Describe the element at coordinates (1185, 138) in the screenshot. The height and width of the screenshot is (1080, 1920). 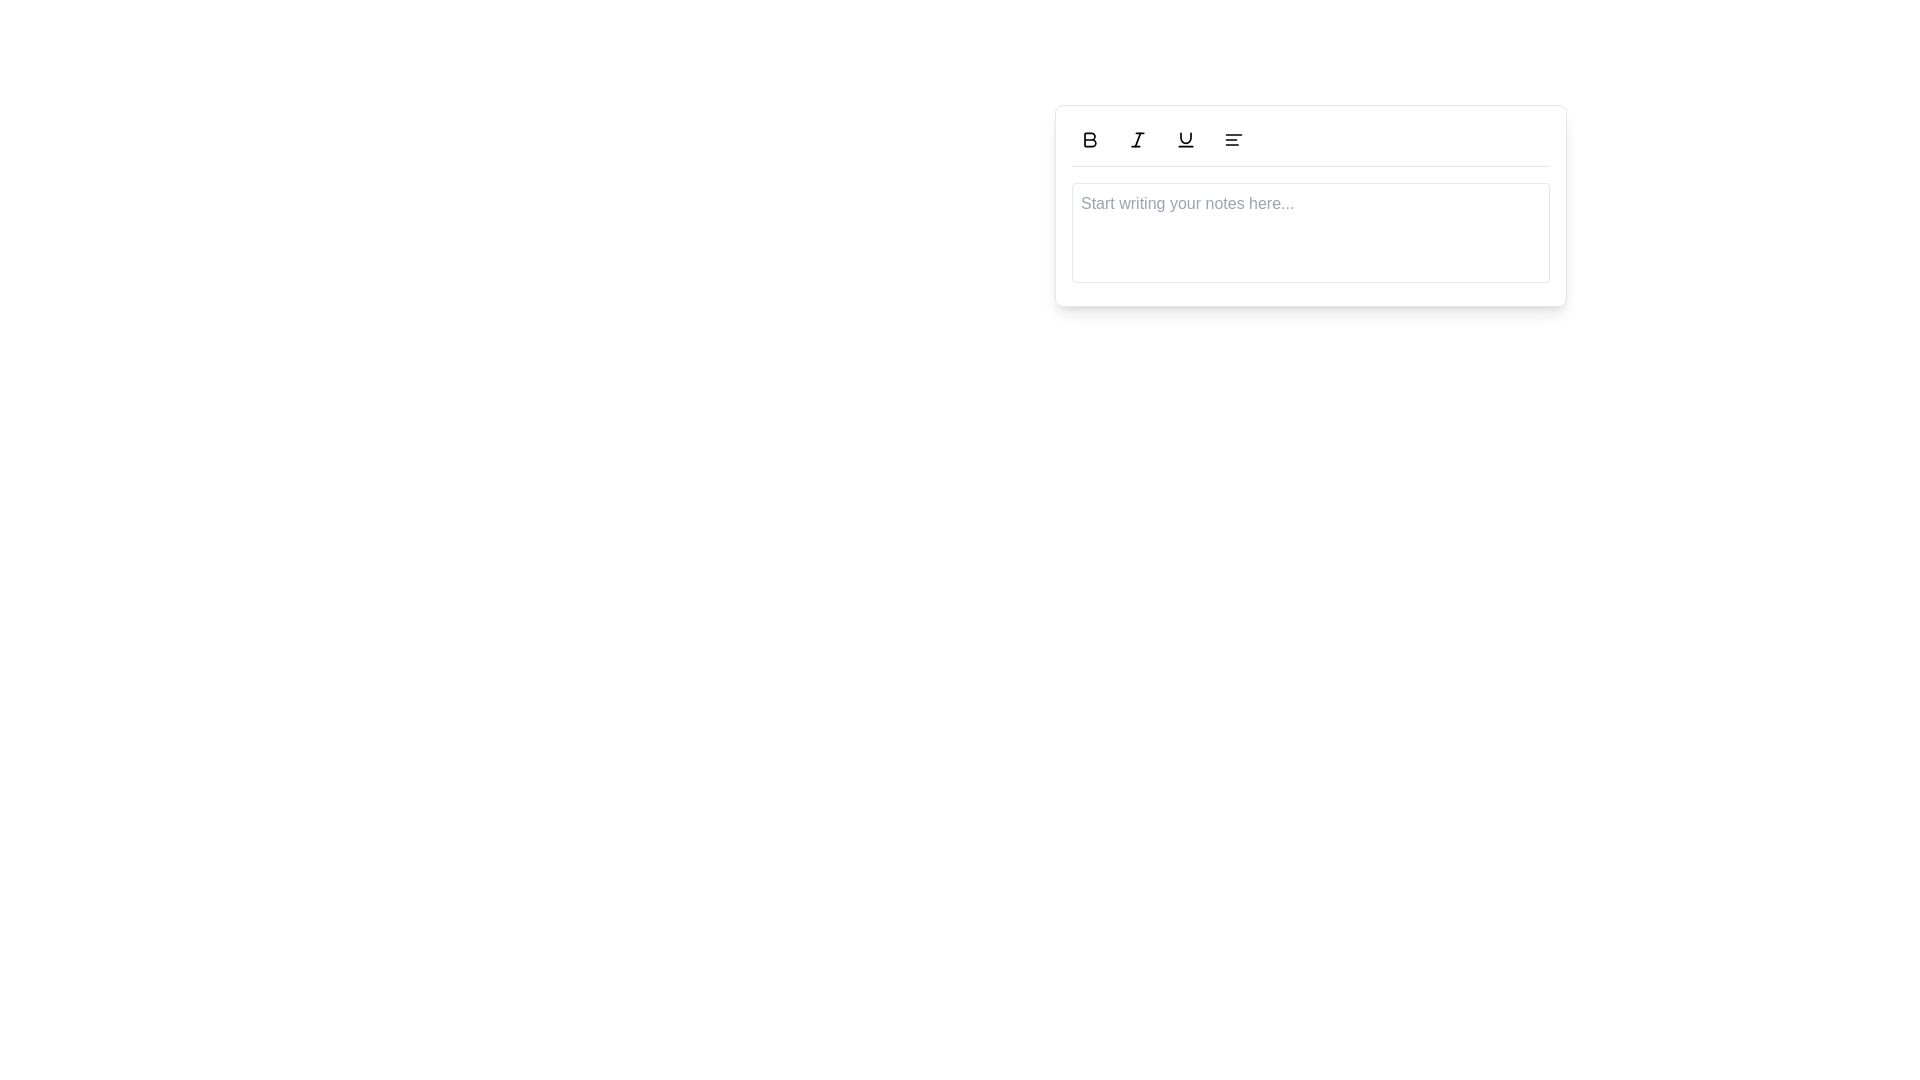
I see `the underline icon button located between the italic (I) icon and the alignment menu in the toolbar` at that location.